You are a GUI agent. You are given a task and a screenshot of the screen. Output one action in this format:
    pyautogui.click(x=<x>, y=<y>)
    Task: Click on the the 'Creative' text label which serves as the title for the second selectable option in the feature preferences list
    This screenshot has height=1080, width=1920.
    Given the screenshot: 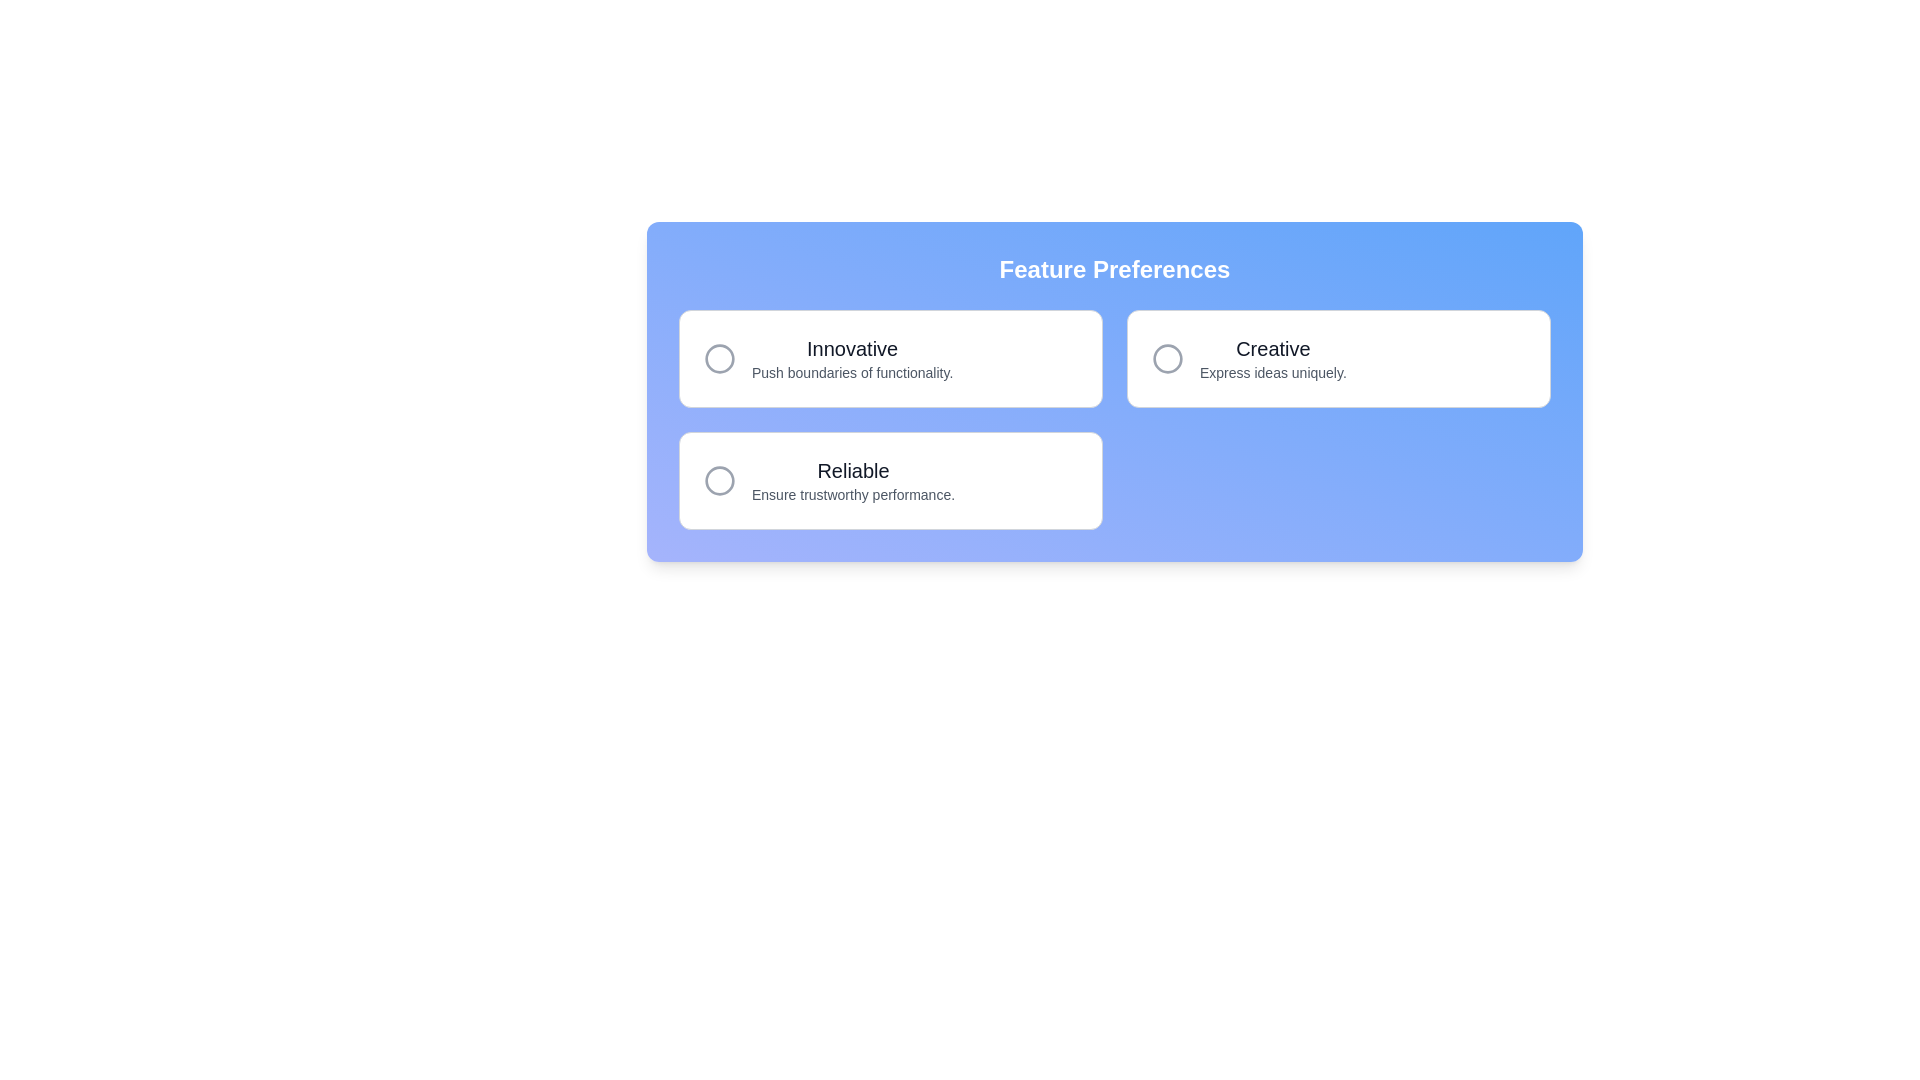 What is the action you would take?
    pyautogui.click(x=1272, y=347)
    